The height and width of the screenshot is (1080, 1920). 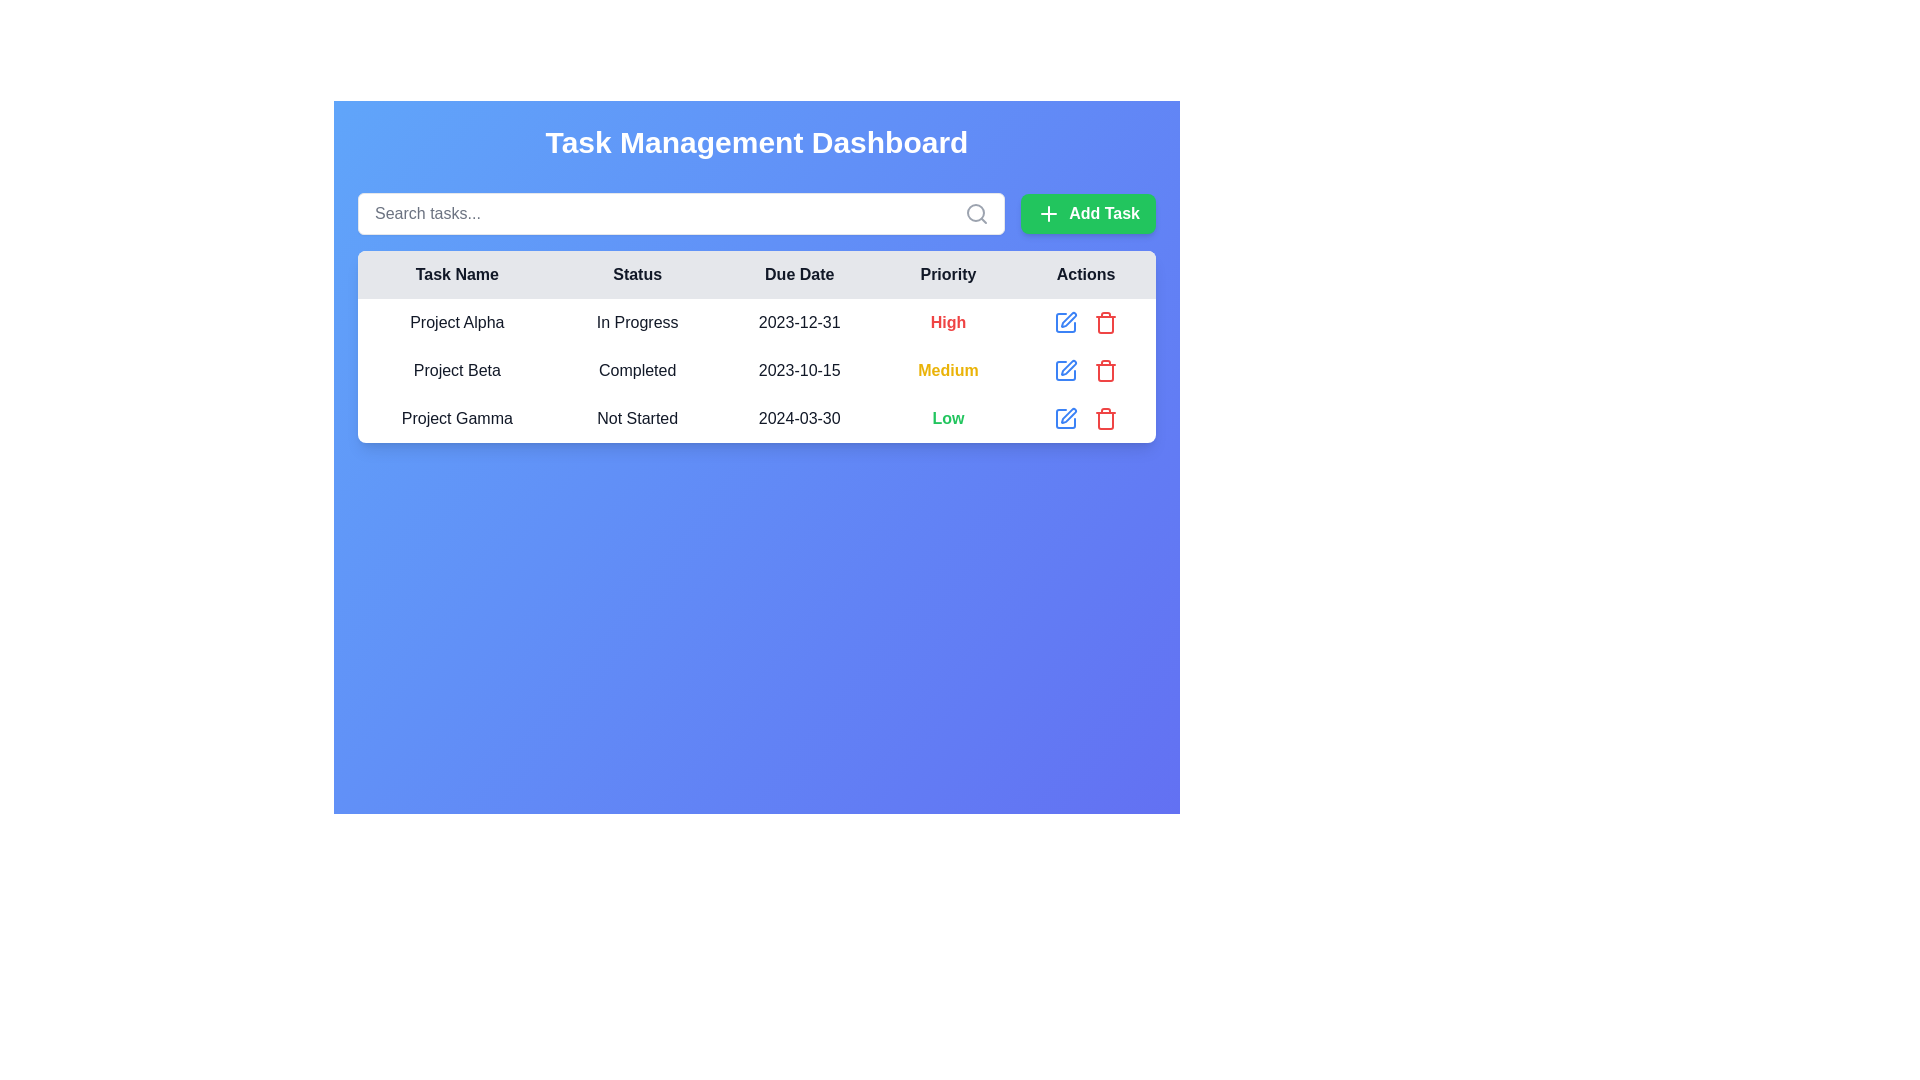 I want to click on the 'Project Gamma' text label located in the first column of the third row of the table under the 'Task Name' header, so click(x=456, y=418).